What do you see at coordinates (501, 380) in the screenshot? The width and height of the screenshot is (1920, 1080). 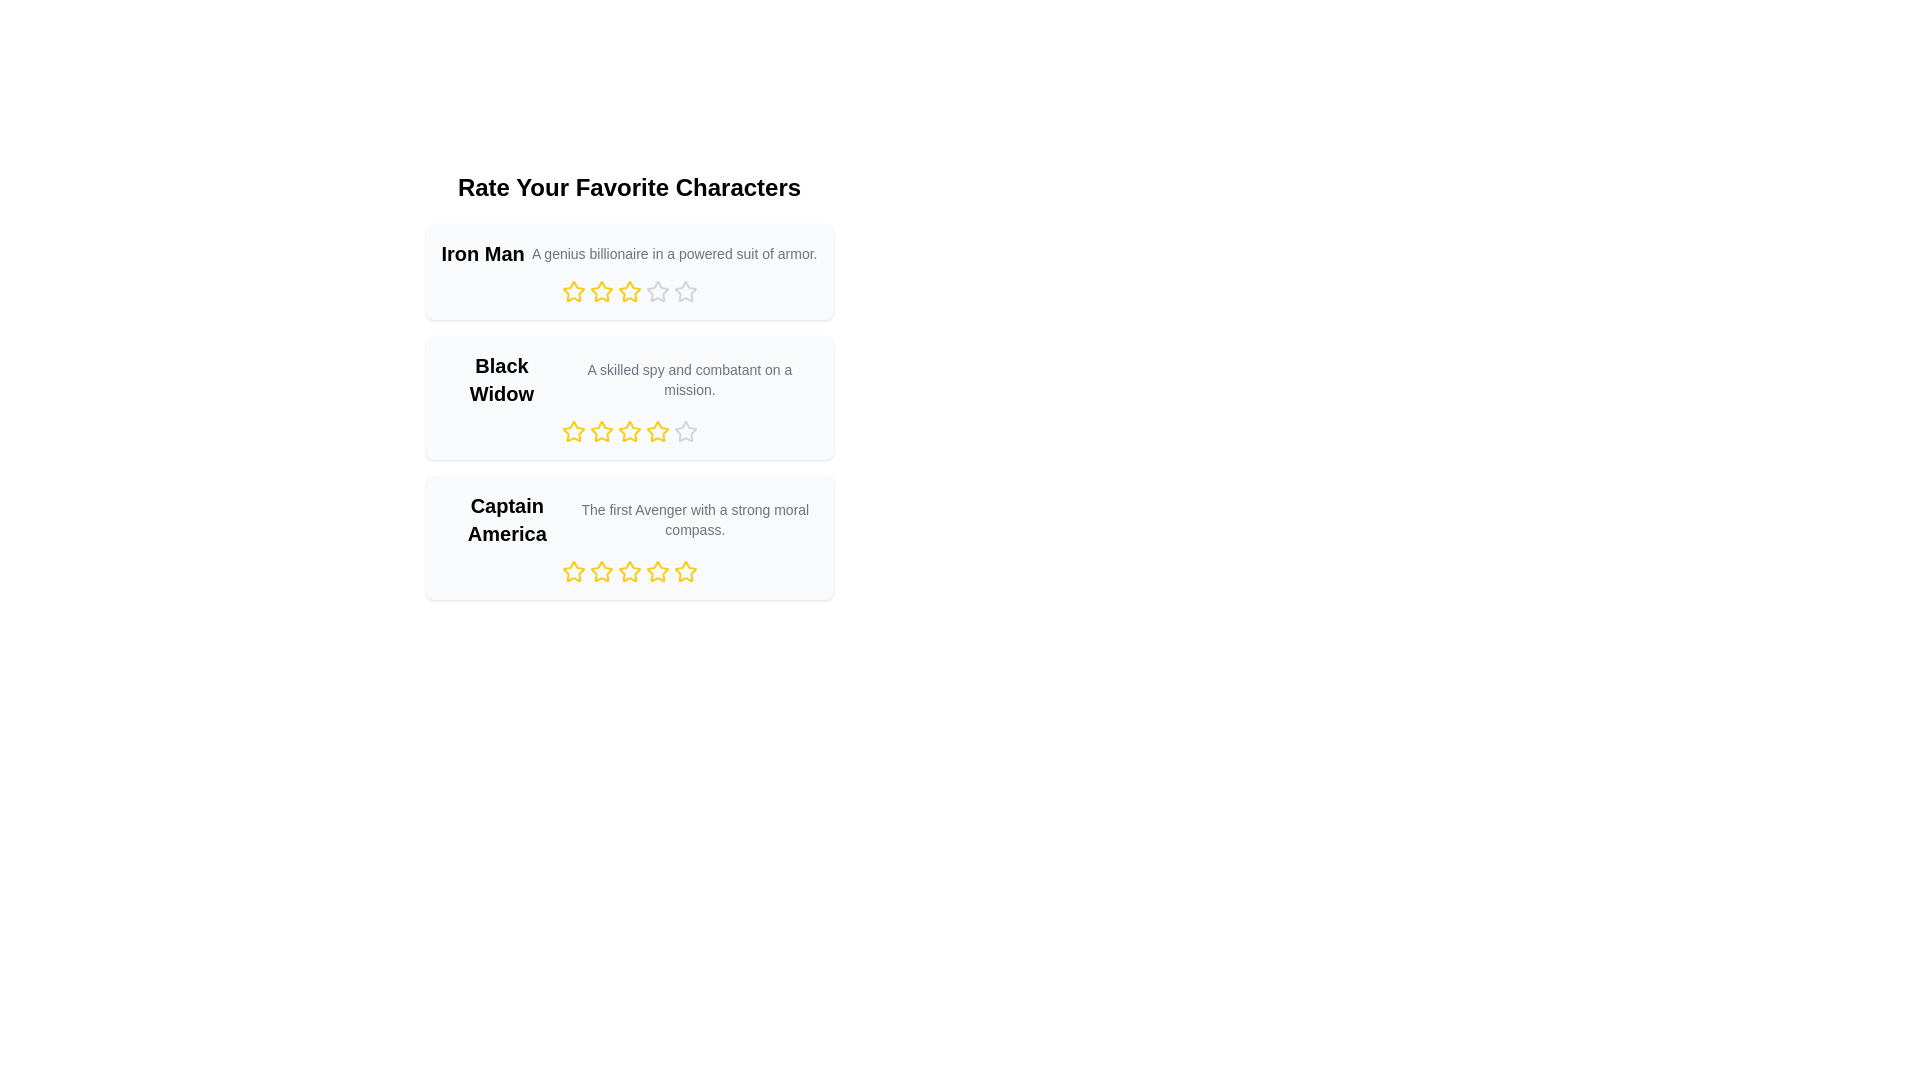 I see `the text label that serves as the title or name of the character, which is the second entry in a vertically stacked layout of character profiles` at bounding box center [501, 380].